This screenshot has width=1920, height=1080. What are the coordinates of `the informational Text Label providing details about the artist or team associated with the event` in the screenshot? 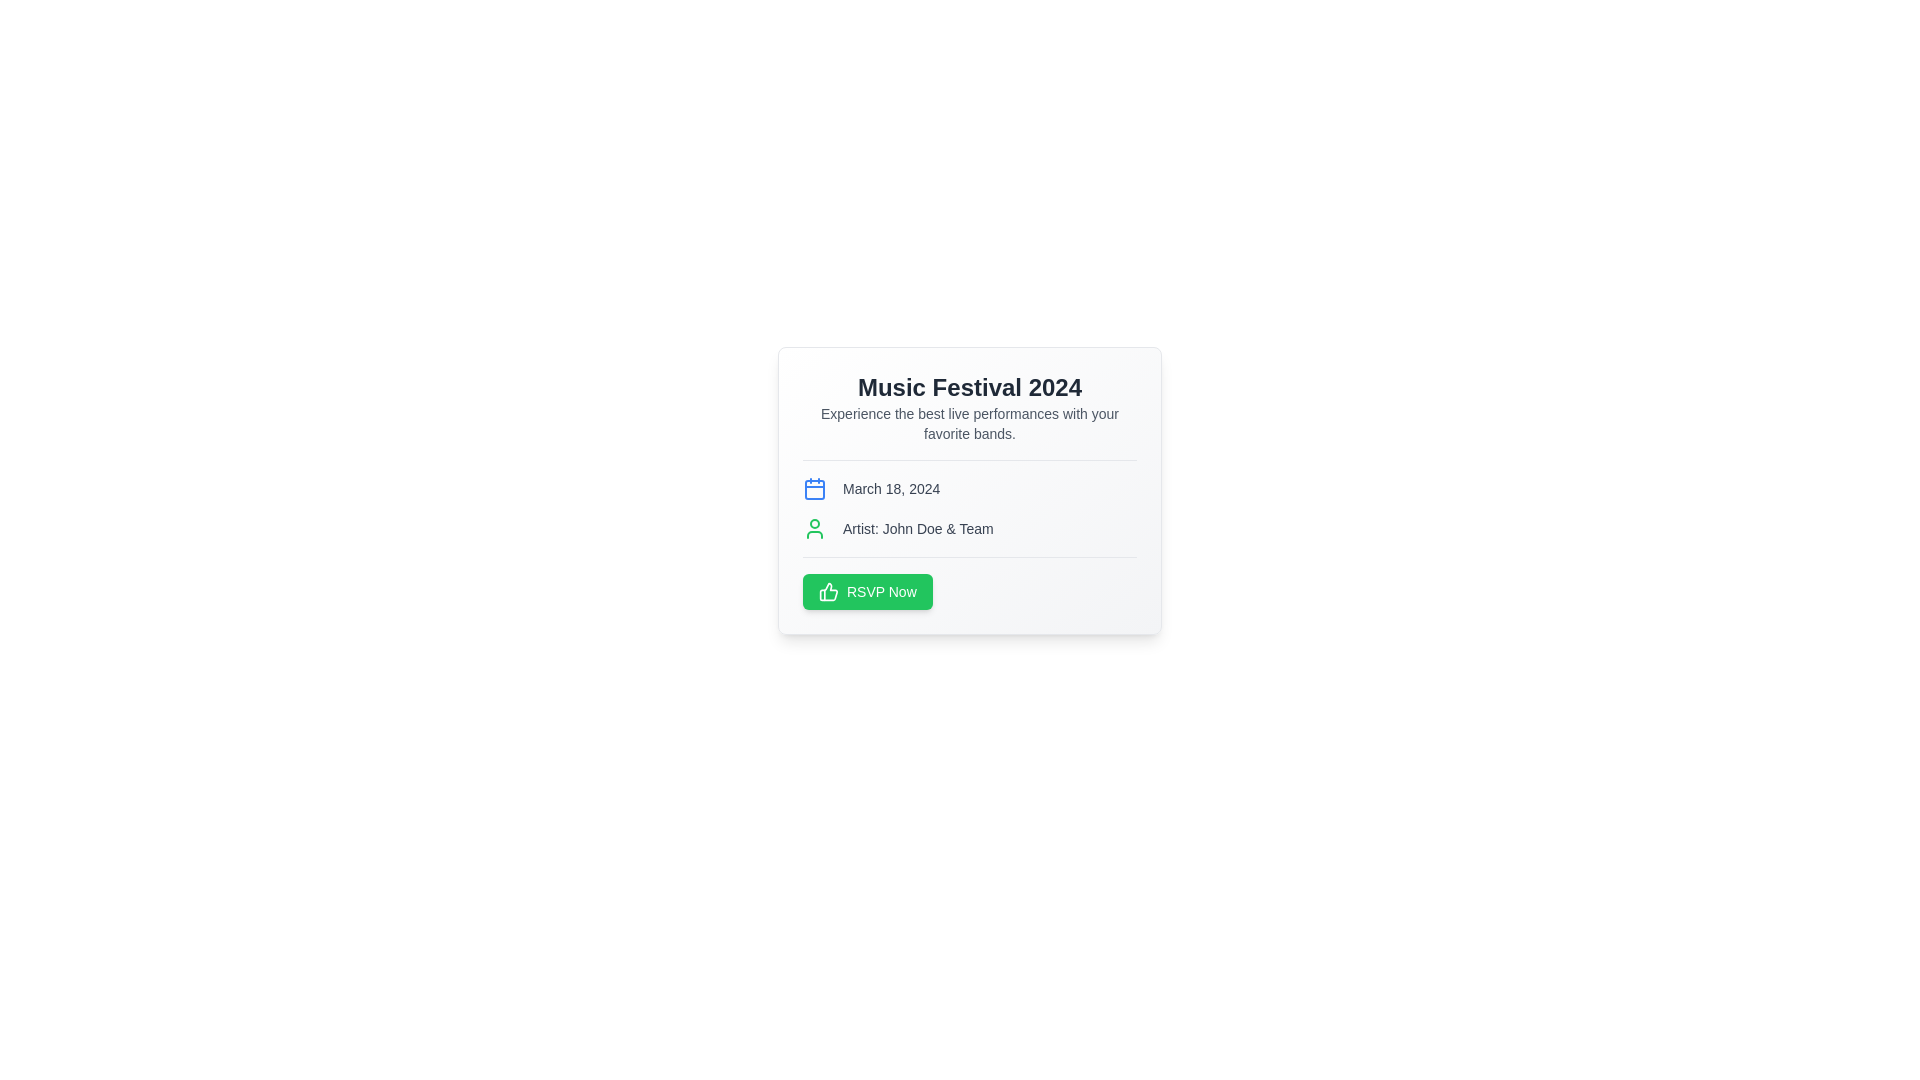 It's located at (917, 527).